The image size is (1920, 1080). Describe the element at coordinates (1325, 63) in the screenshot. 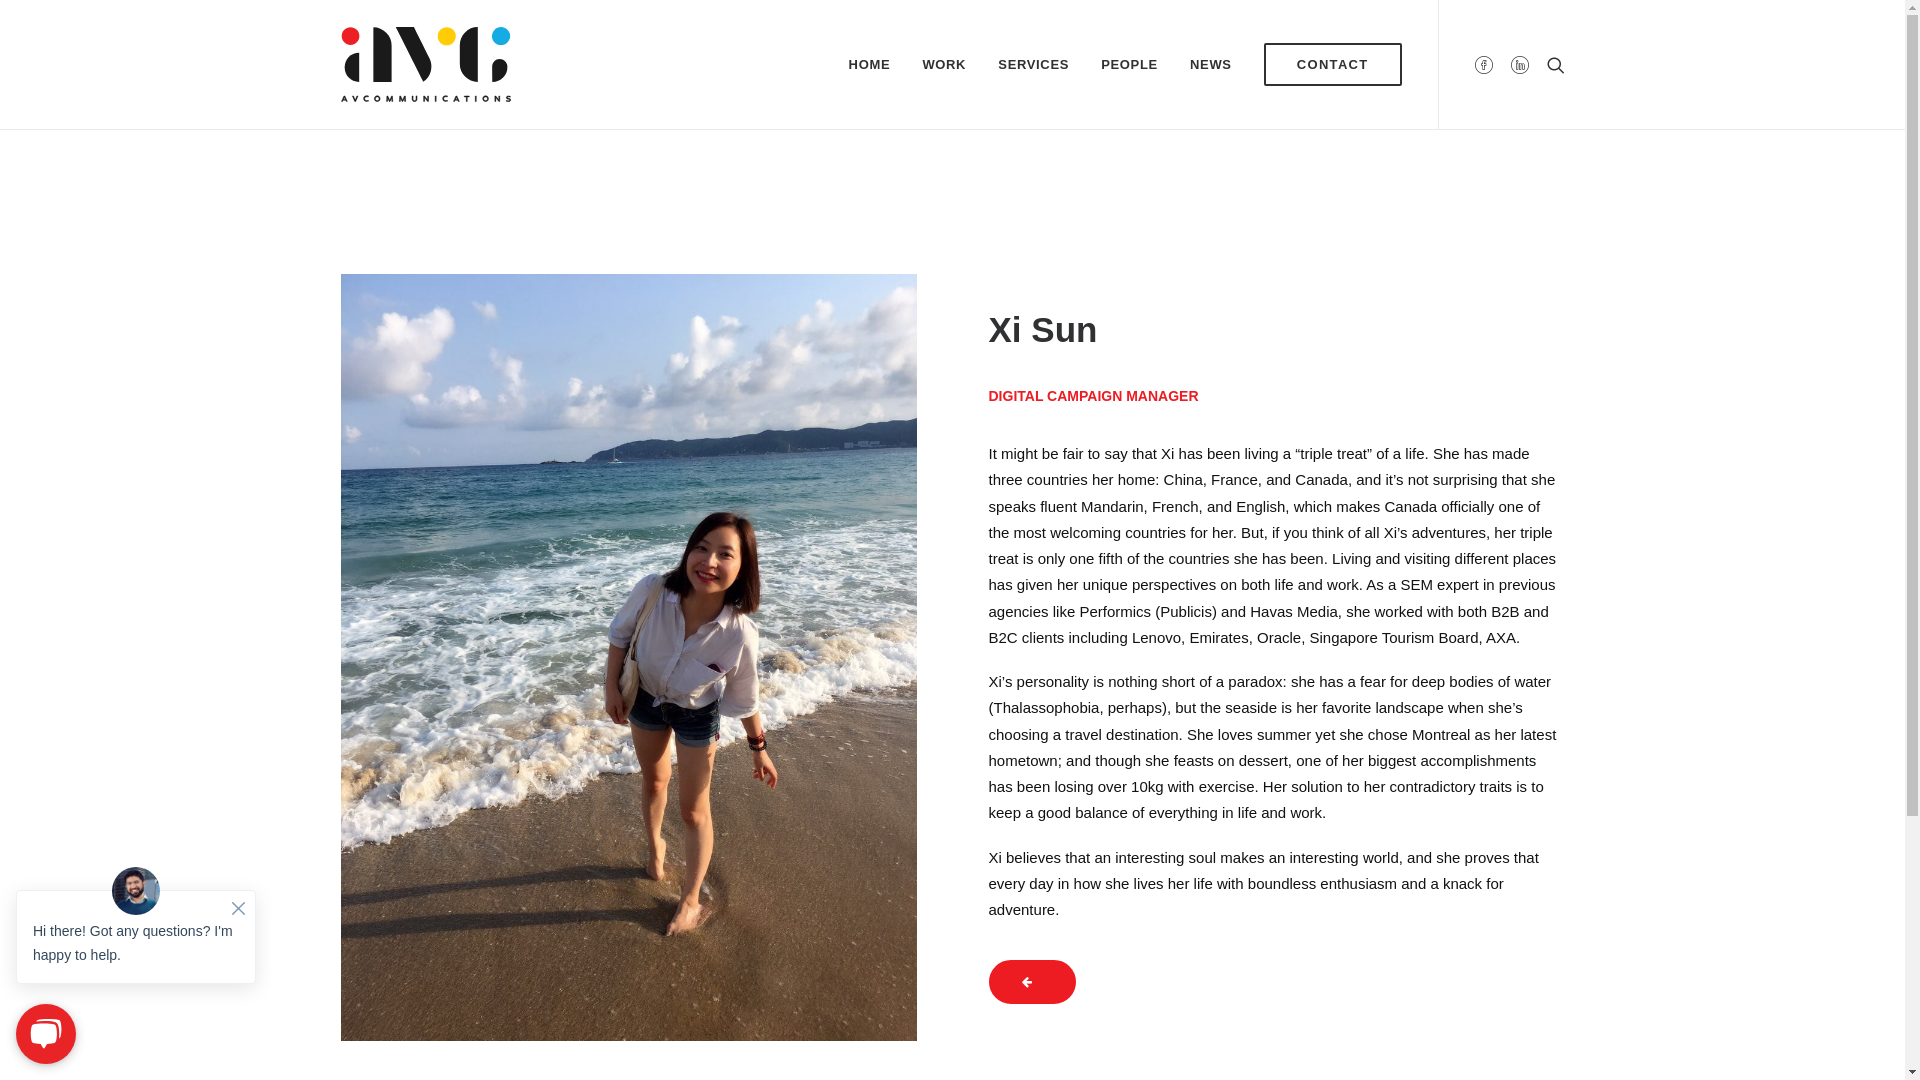

I see `'CONTACT'` at that location.